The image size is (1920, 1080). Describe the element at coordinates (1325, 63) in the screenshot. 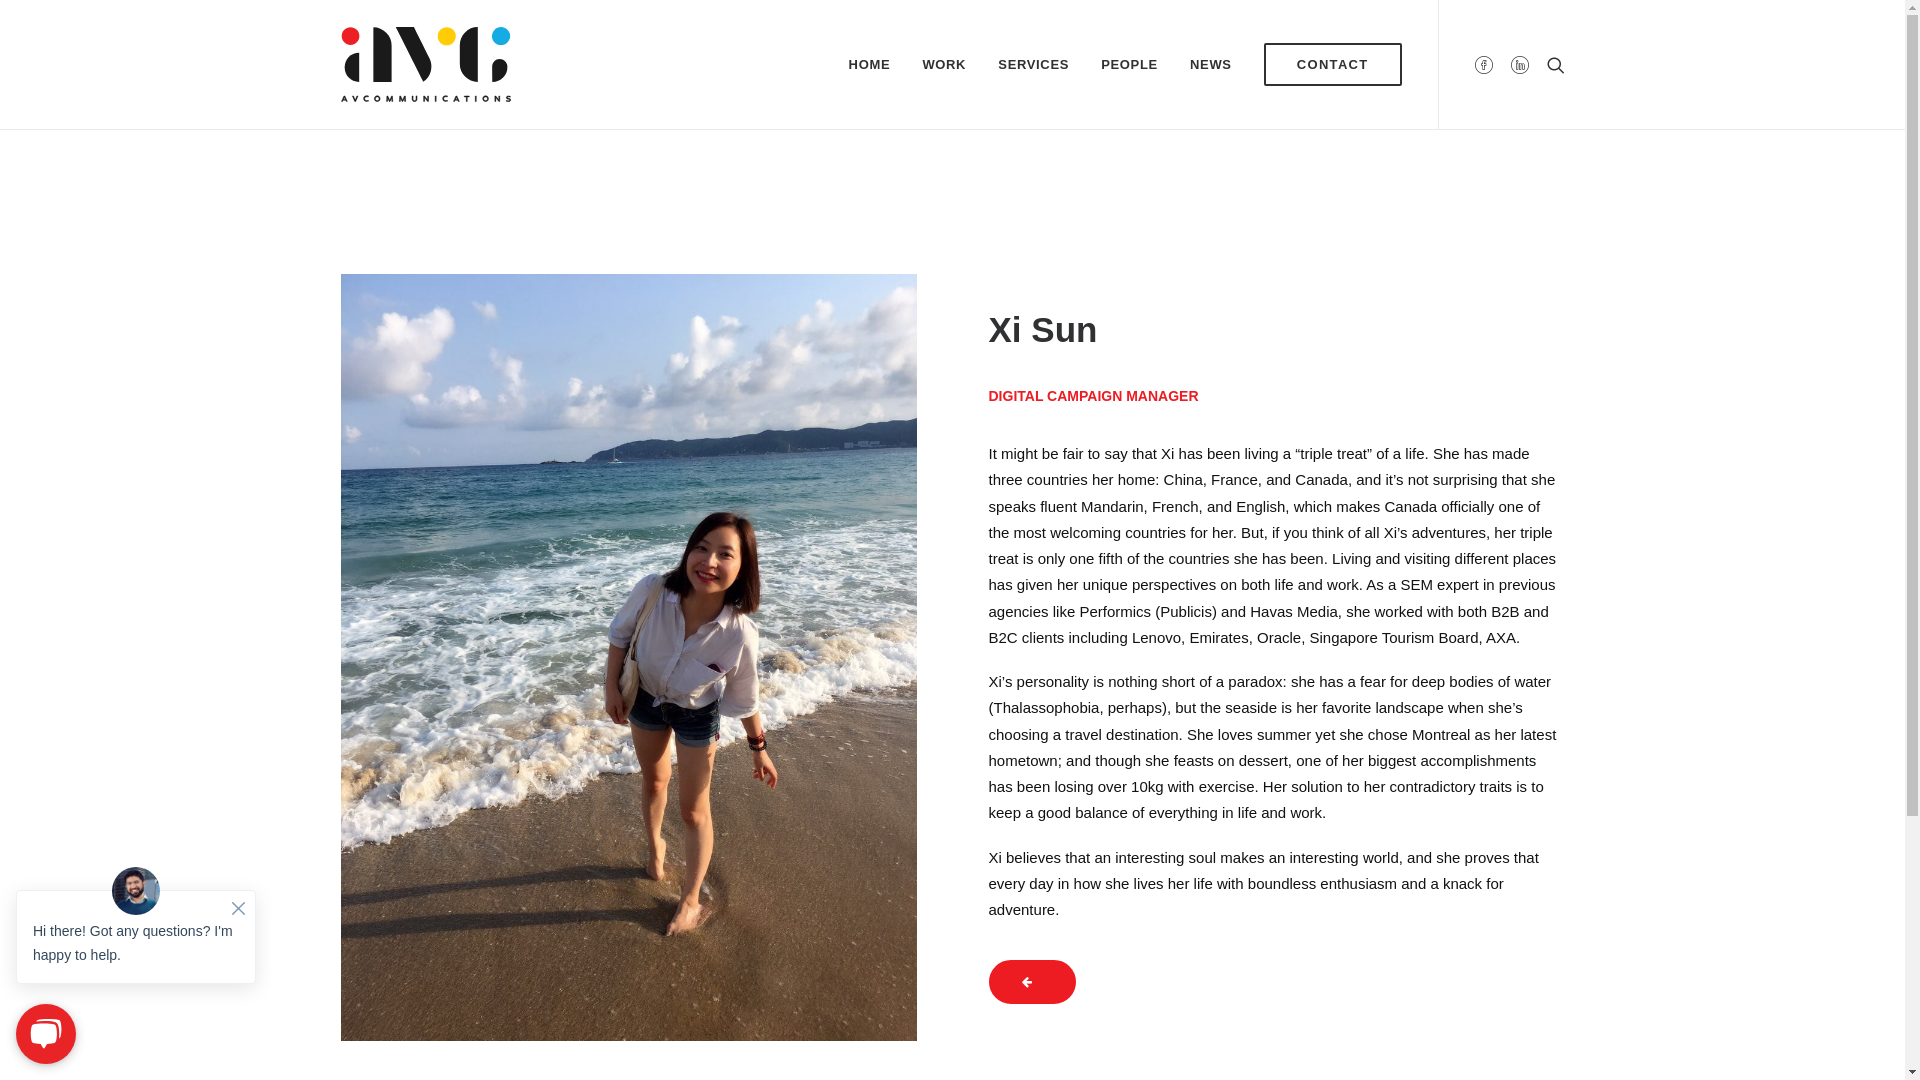

I see `'CONTACT'` at that location.